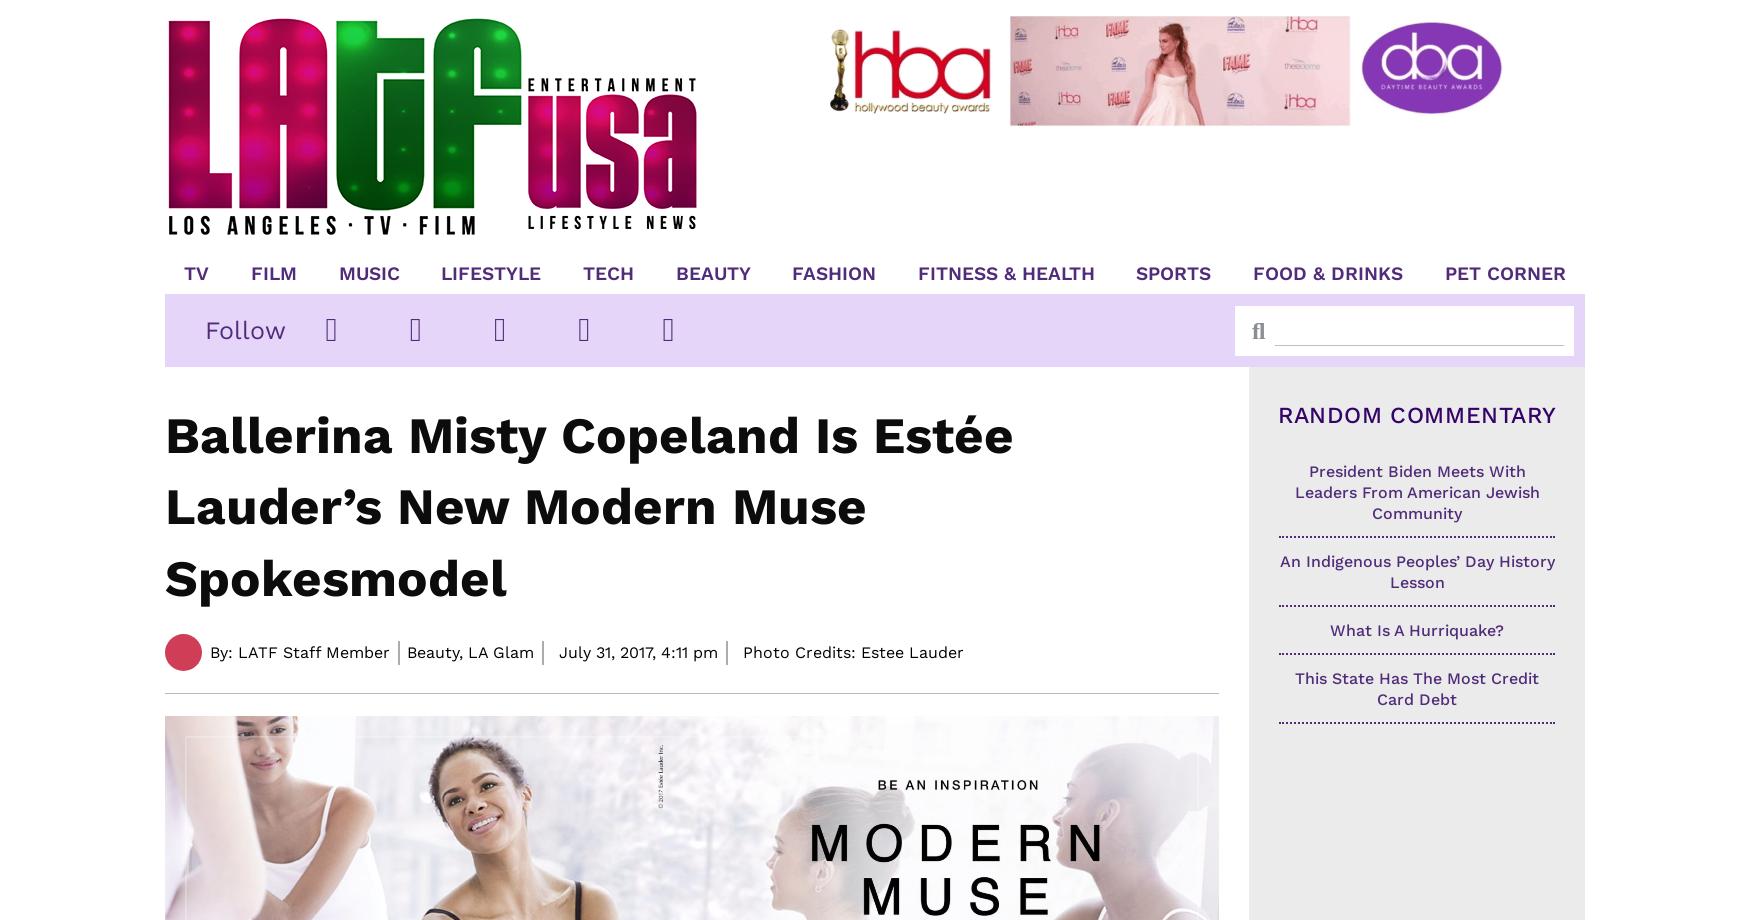  I want to click on 'Beauty', so click(712, 273).